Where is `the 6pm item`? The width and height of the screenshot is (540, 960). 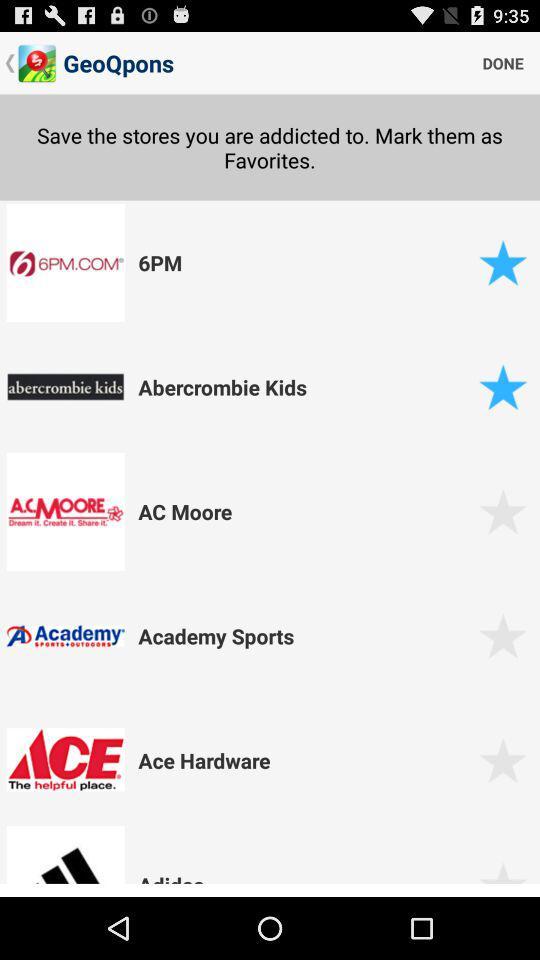
the 6pm item is located at coordinates (305, 261).